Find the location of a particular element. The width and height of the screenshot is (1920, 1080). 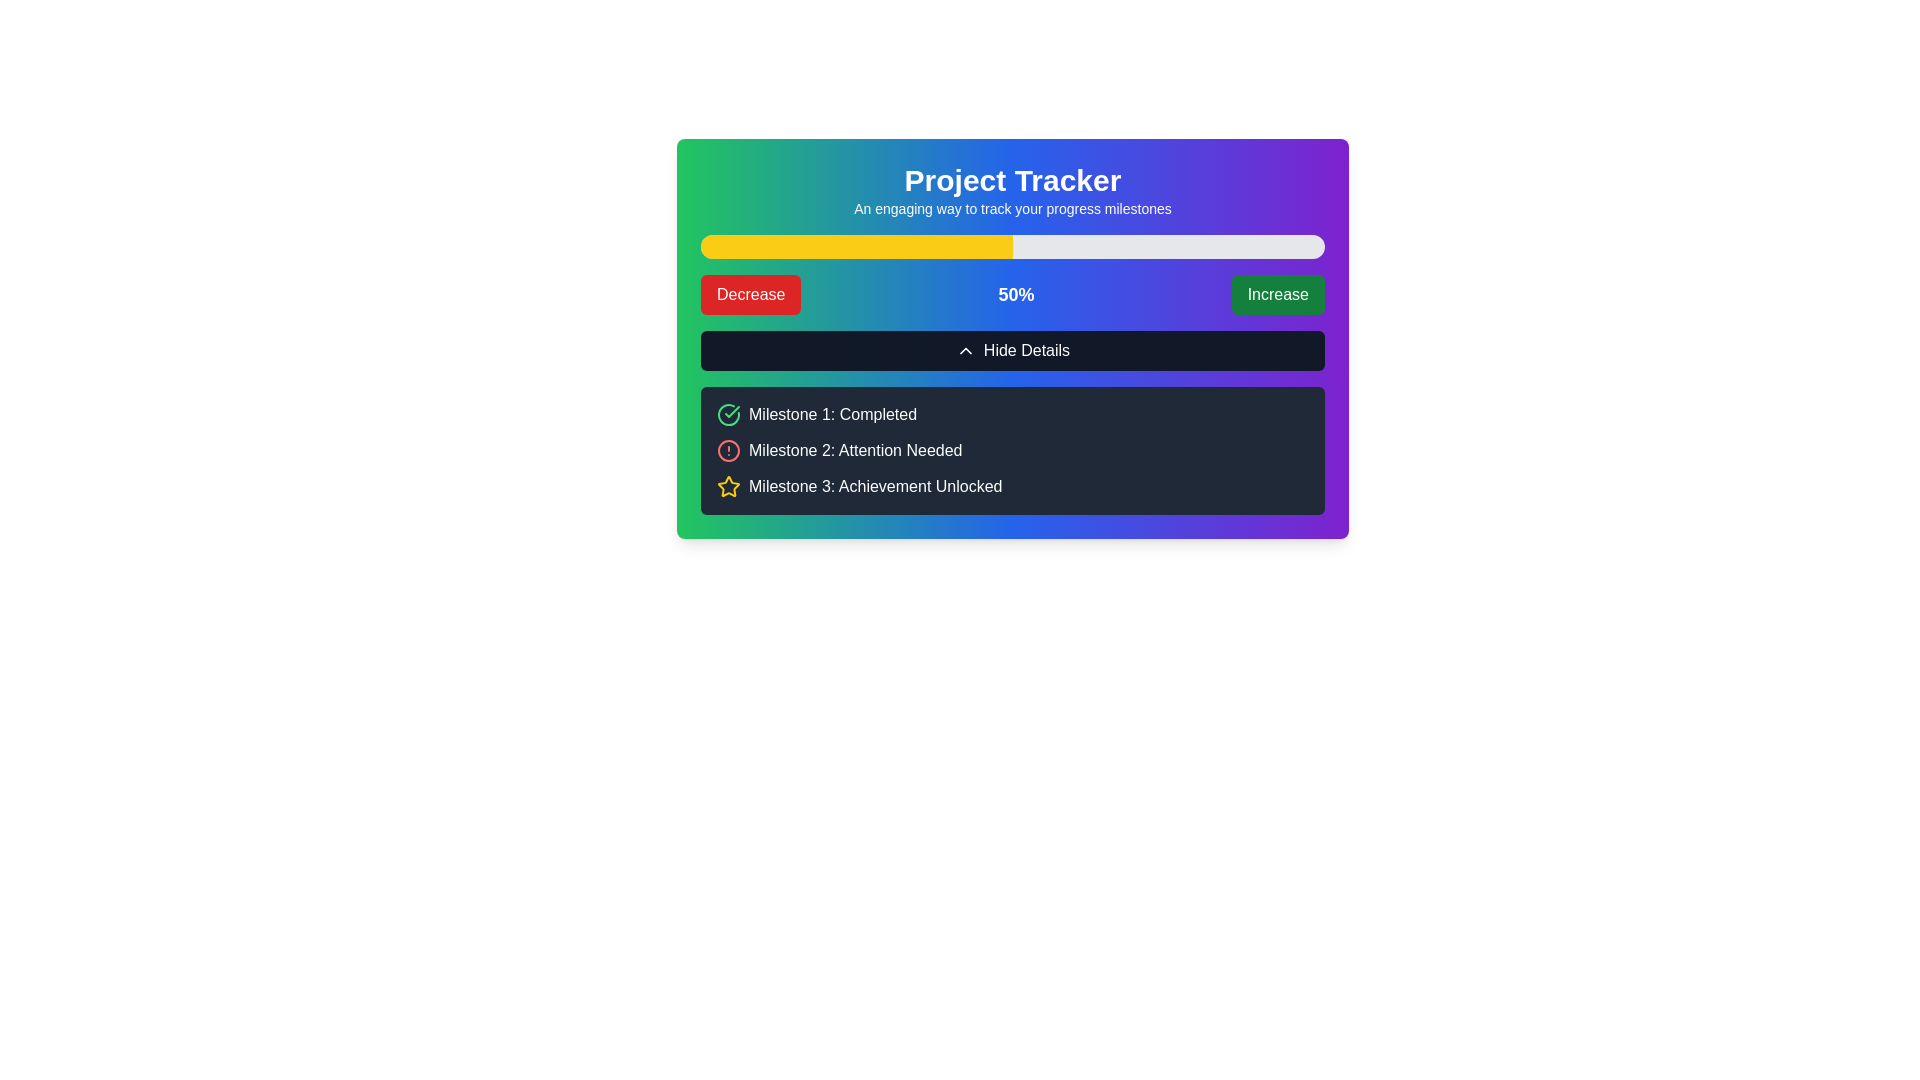

the icon representing 'Milestone 3: Achievement Unlocked' located below the Hide Details button in the bottom section of the interface is located at coordinates (728, 486).